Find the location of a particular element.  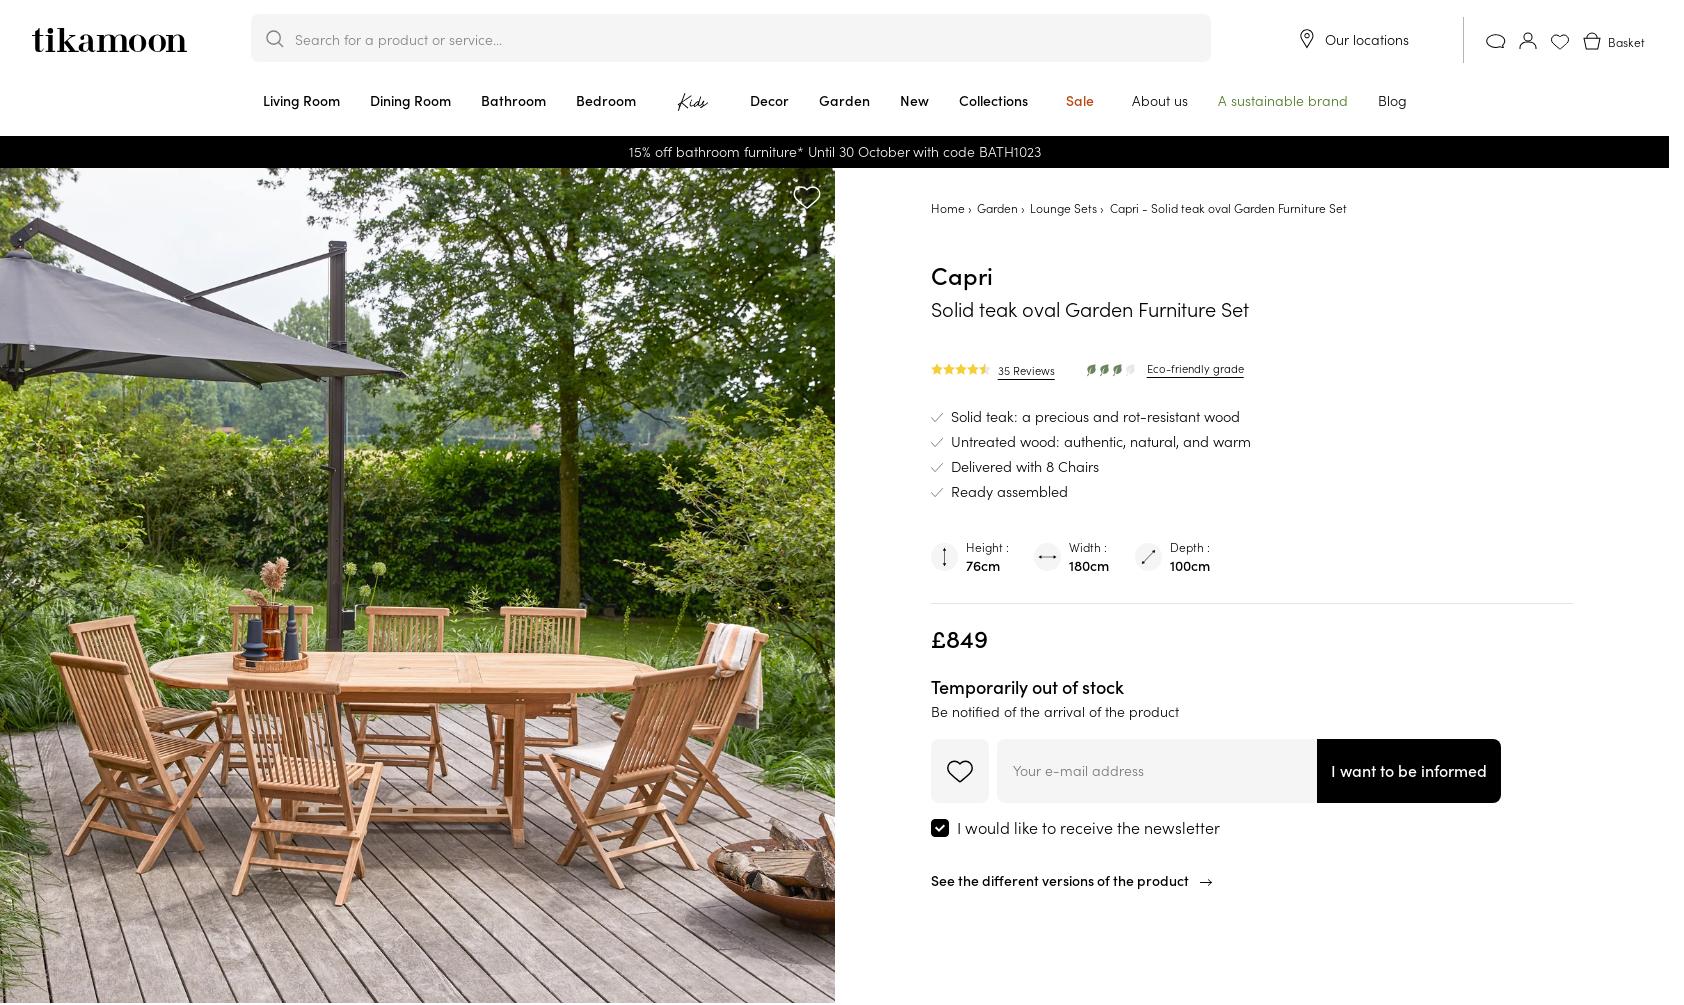

'Temporarily out of stock' is located at coordinates (1025, 687).